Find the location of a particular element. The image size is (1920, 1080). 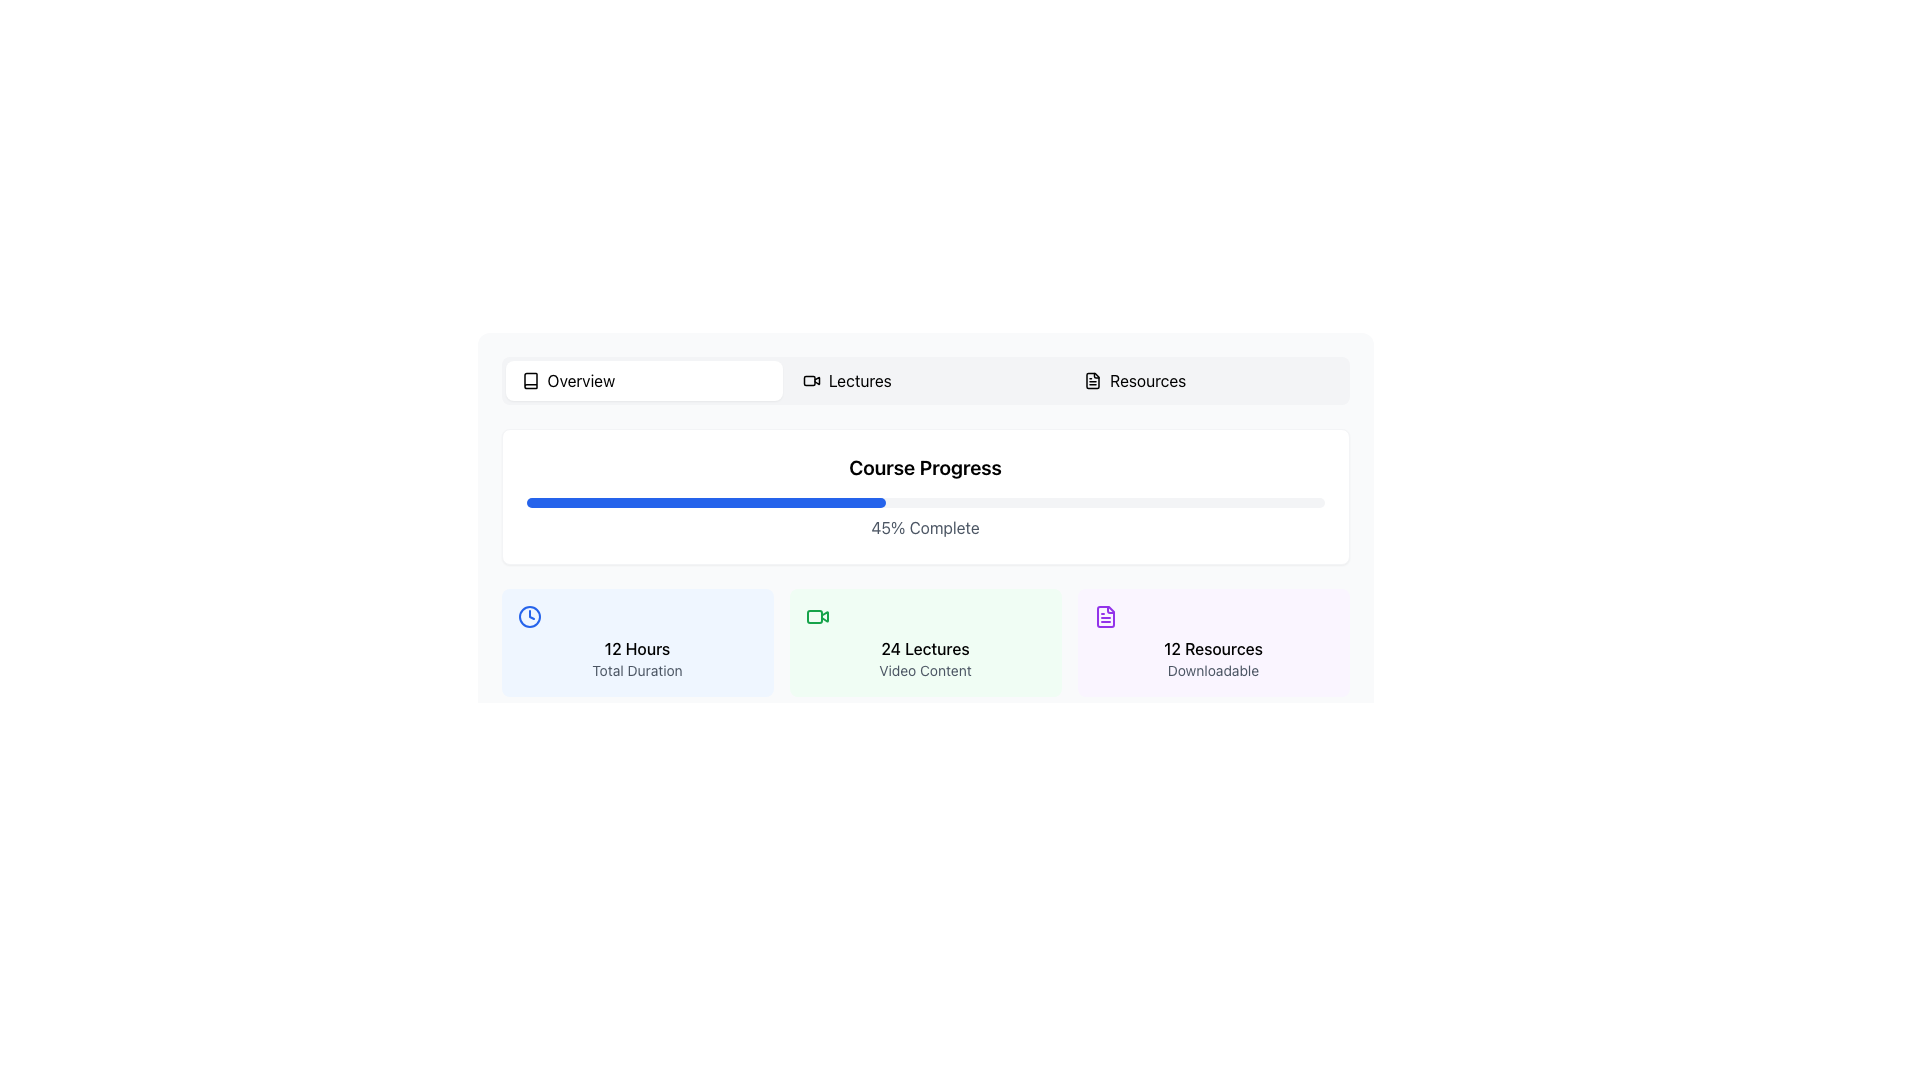

circular boundary of the SVG circle located inside the blue clock icon, positioned to the left of the '12 Hours Total Duration' text is located at coordinates (529, 616).